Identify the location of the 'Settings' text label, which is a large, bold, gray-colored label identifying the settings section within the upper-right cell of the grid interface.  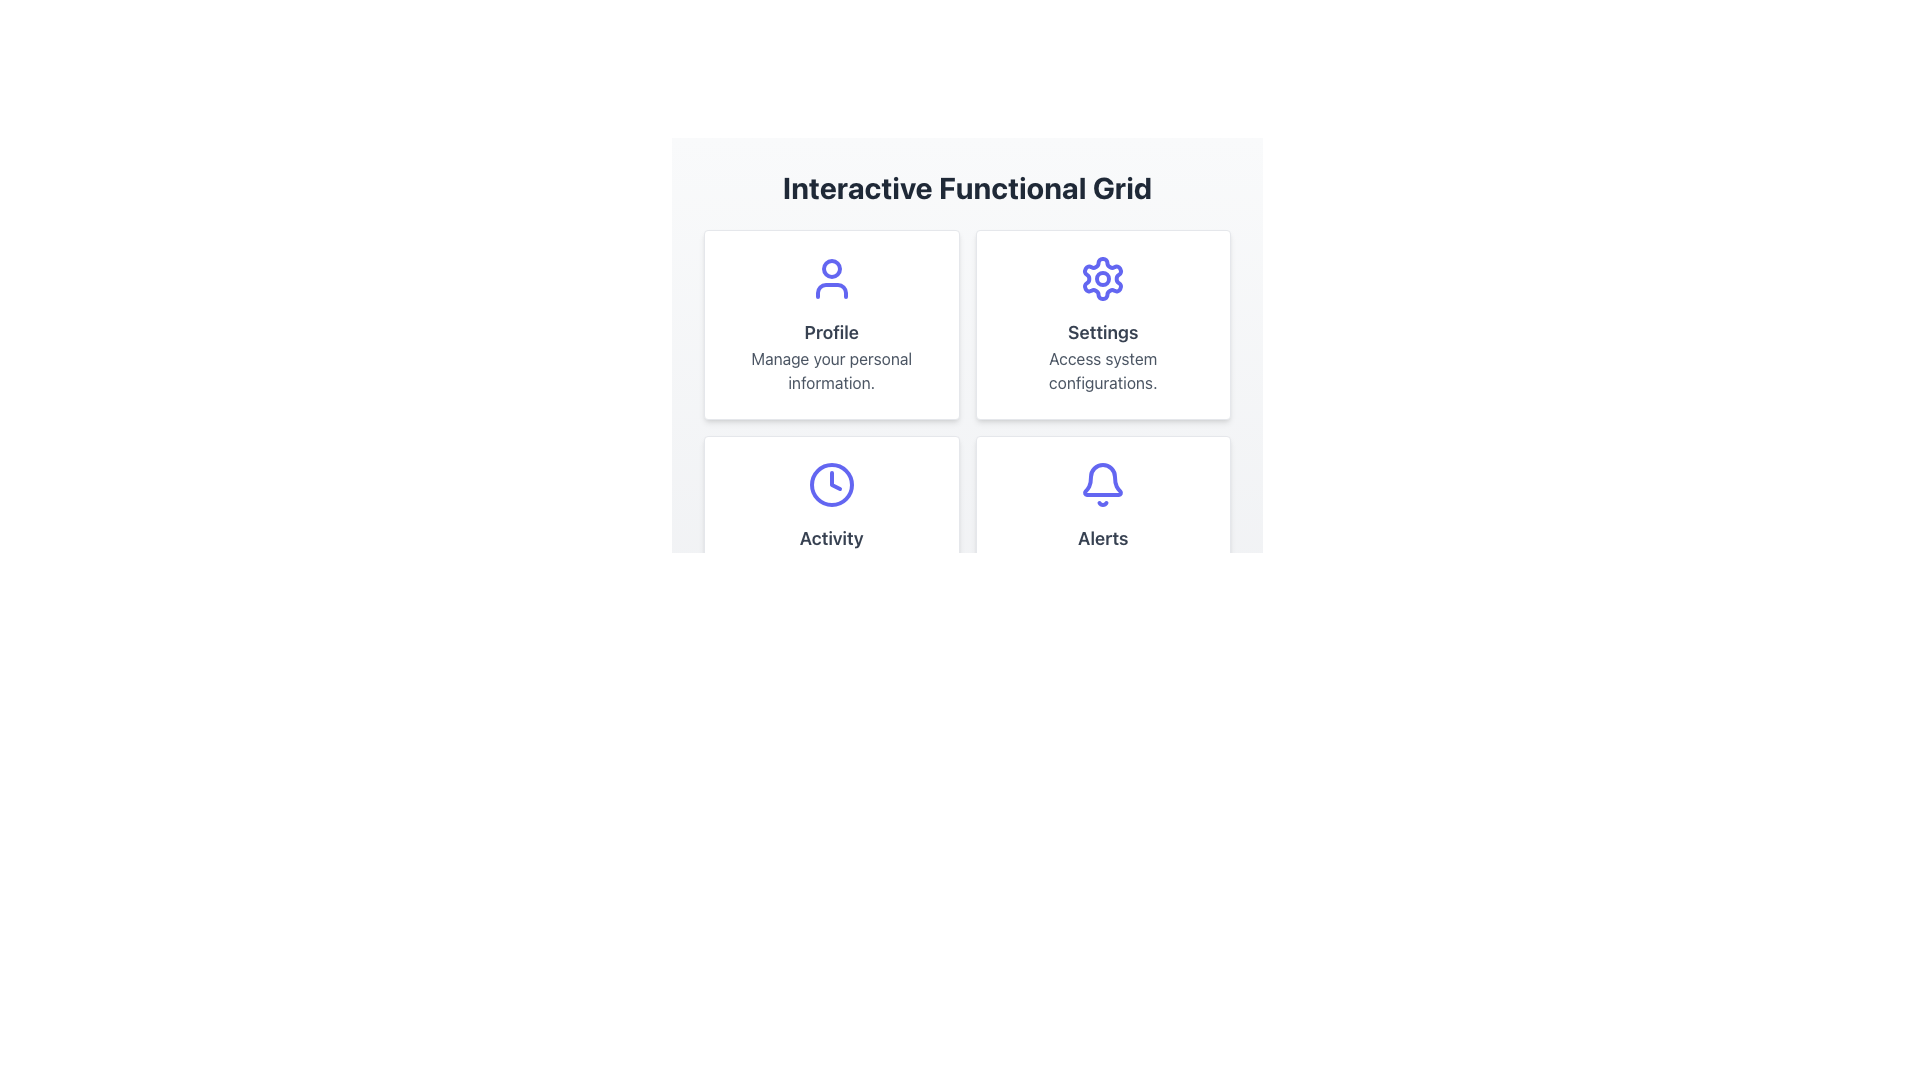
(1102, 331).